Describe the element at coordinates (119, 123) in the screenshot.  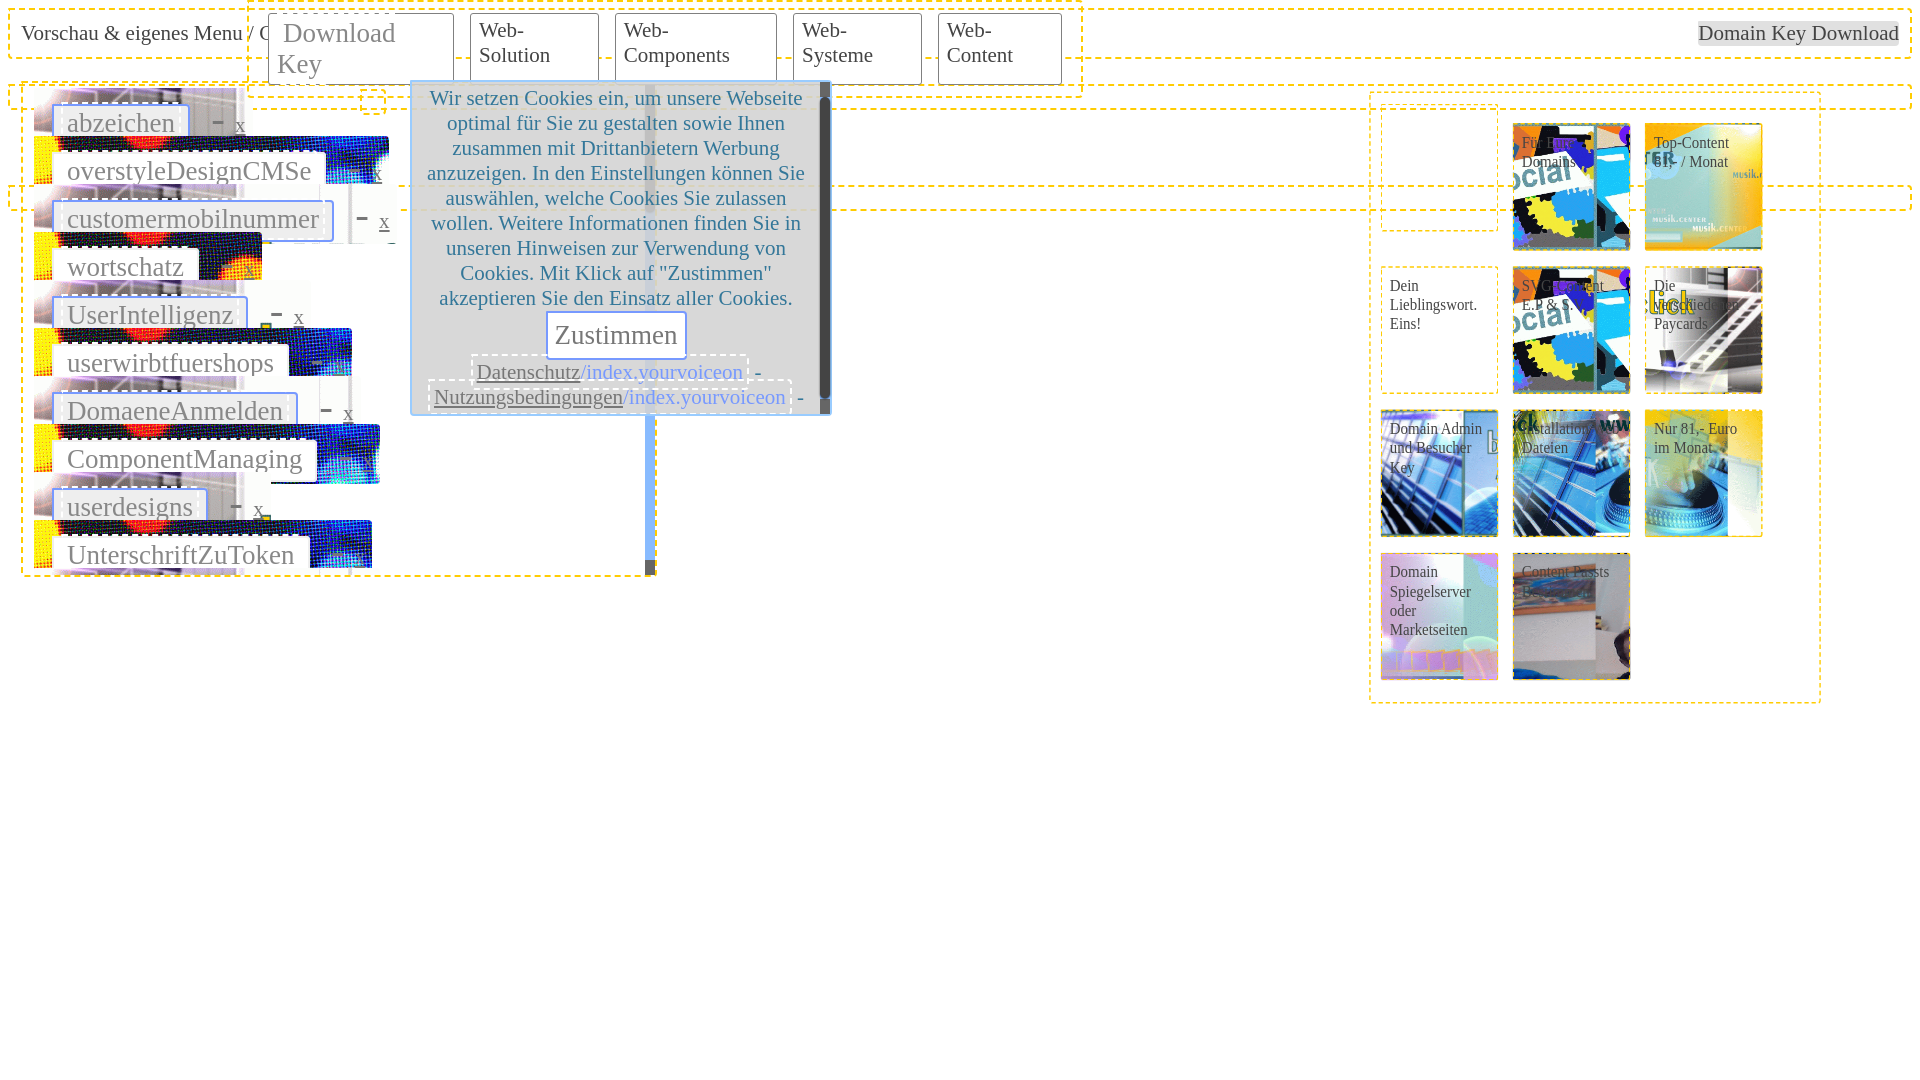
I see `'abzeichen'` at that location.